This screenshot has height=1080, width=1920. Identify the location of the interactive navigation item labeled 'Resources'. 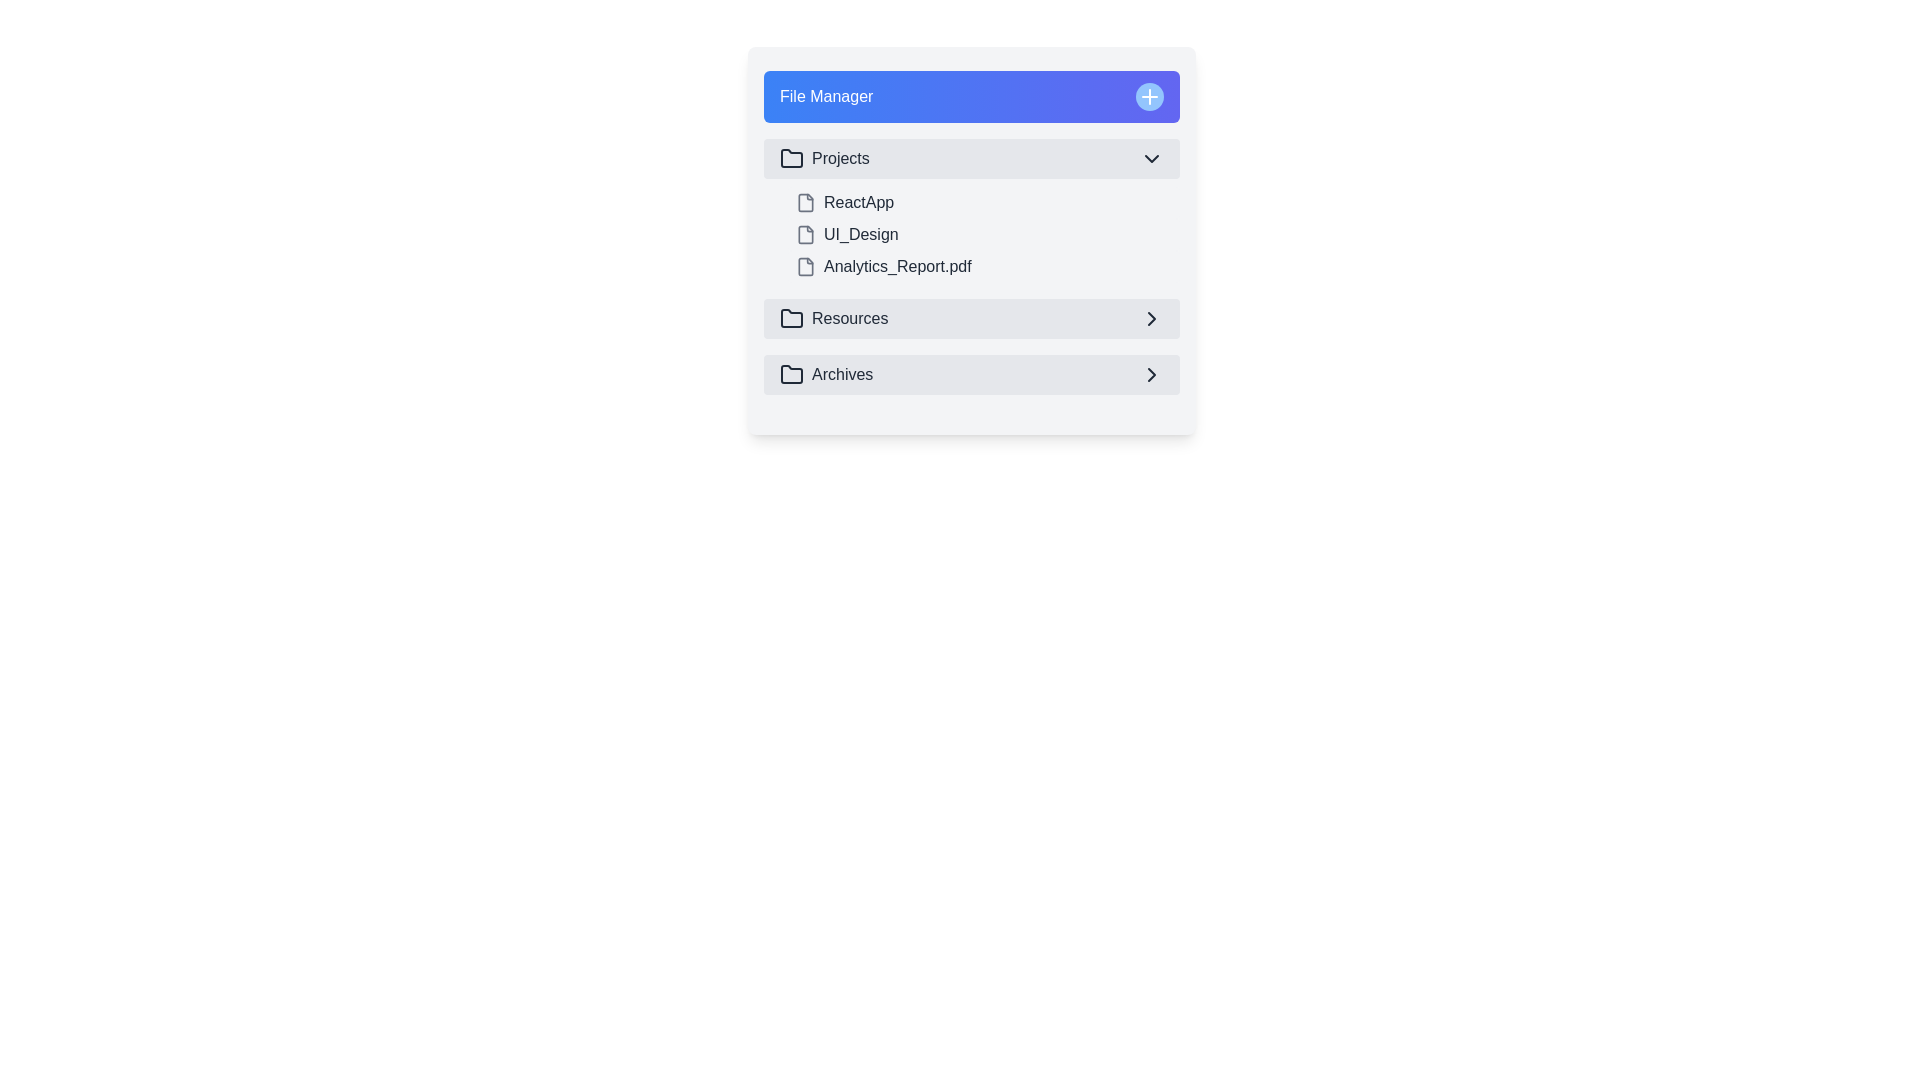
(971, 318).